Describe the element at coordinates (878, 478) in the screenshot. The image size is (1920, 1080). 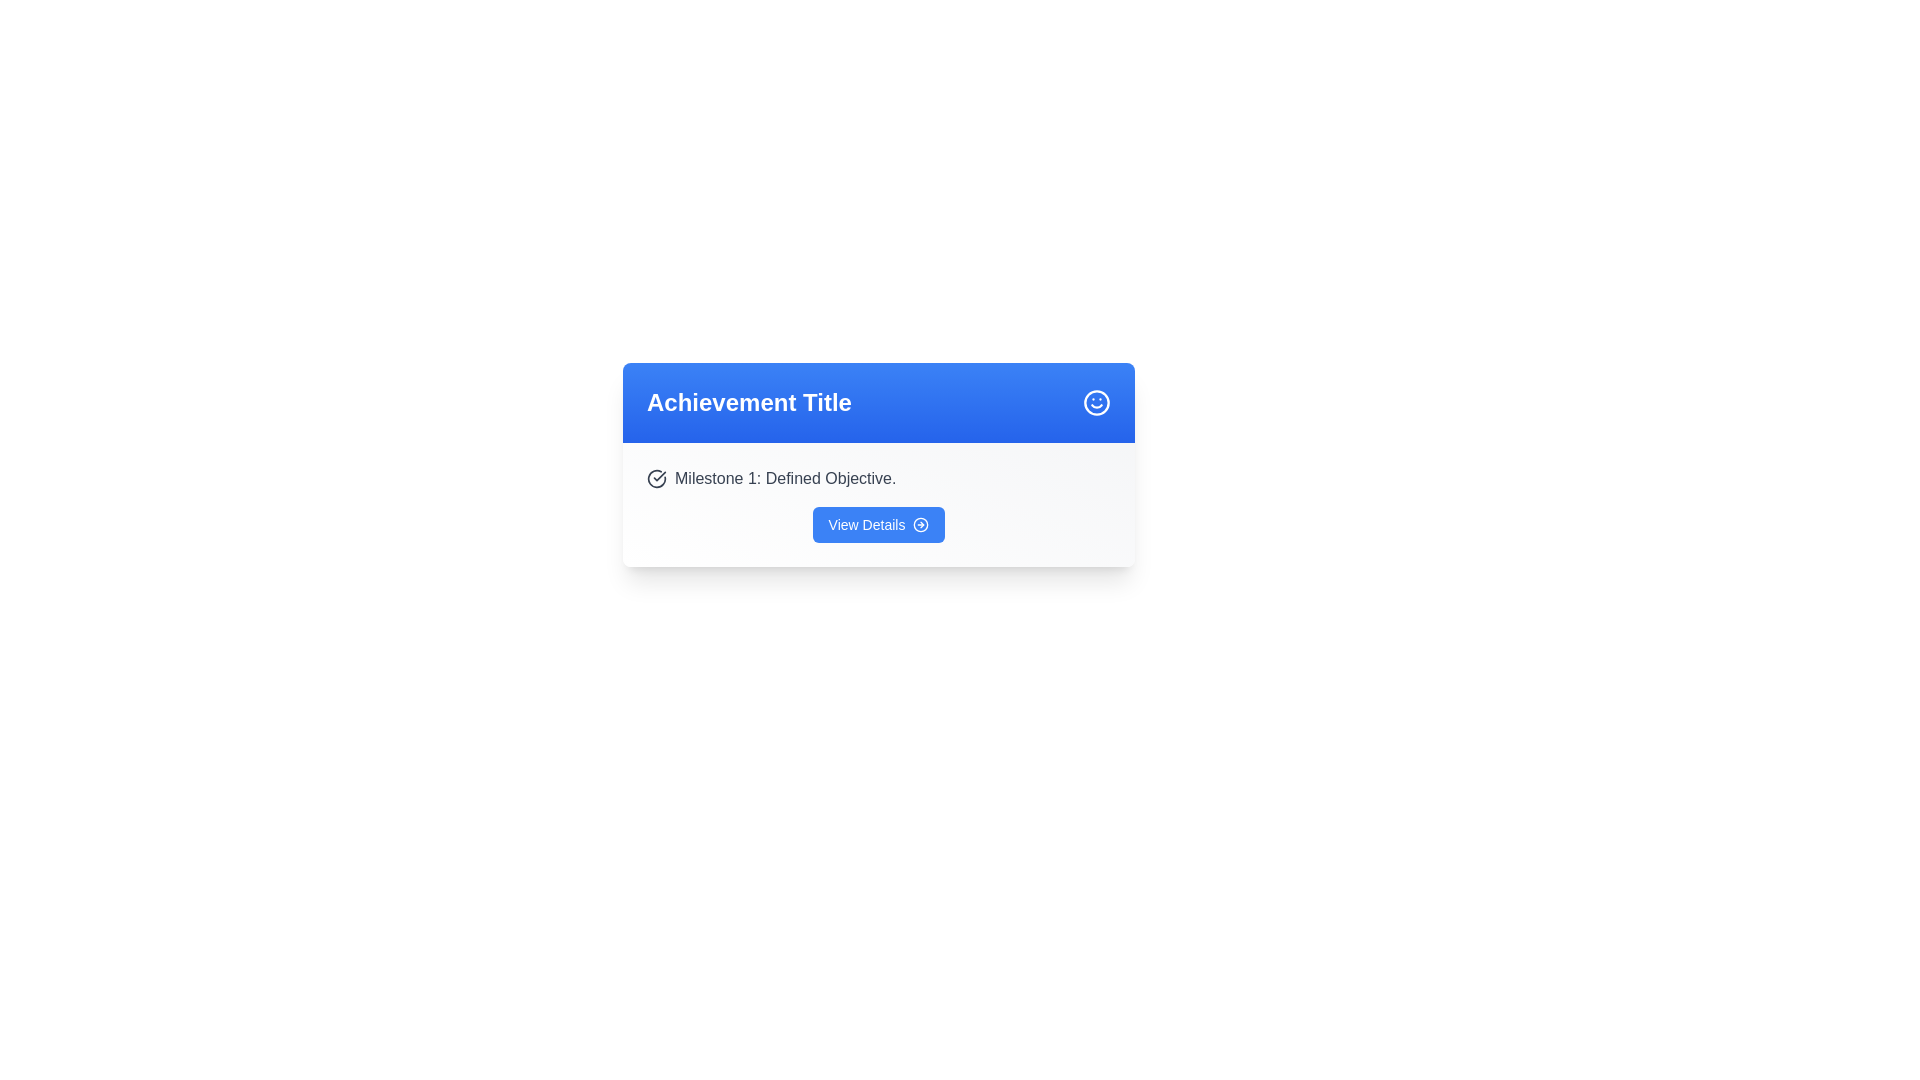
I see `the static text element that serves as a label or status indicator for a milestone, located below the 'Achievement Title' and above the 'View Details' button` at that location.